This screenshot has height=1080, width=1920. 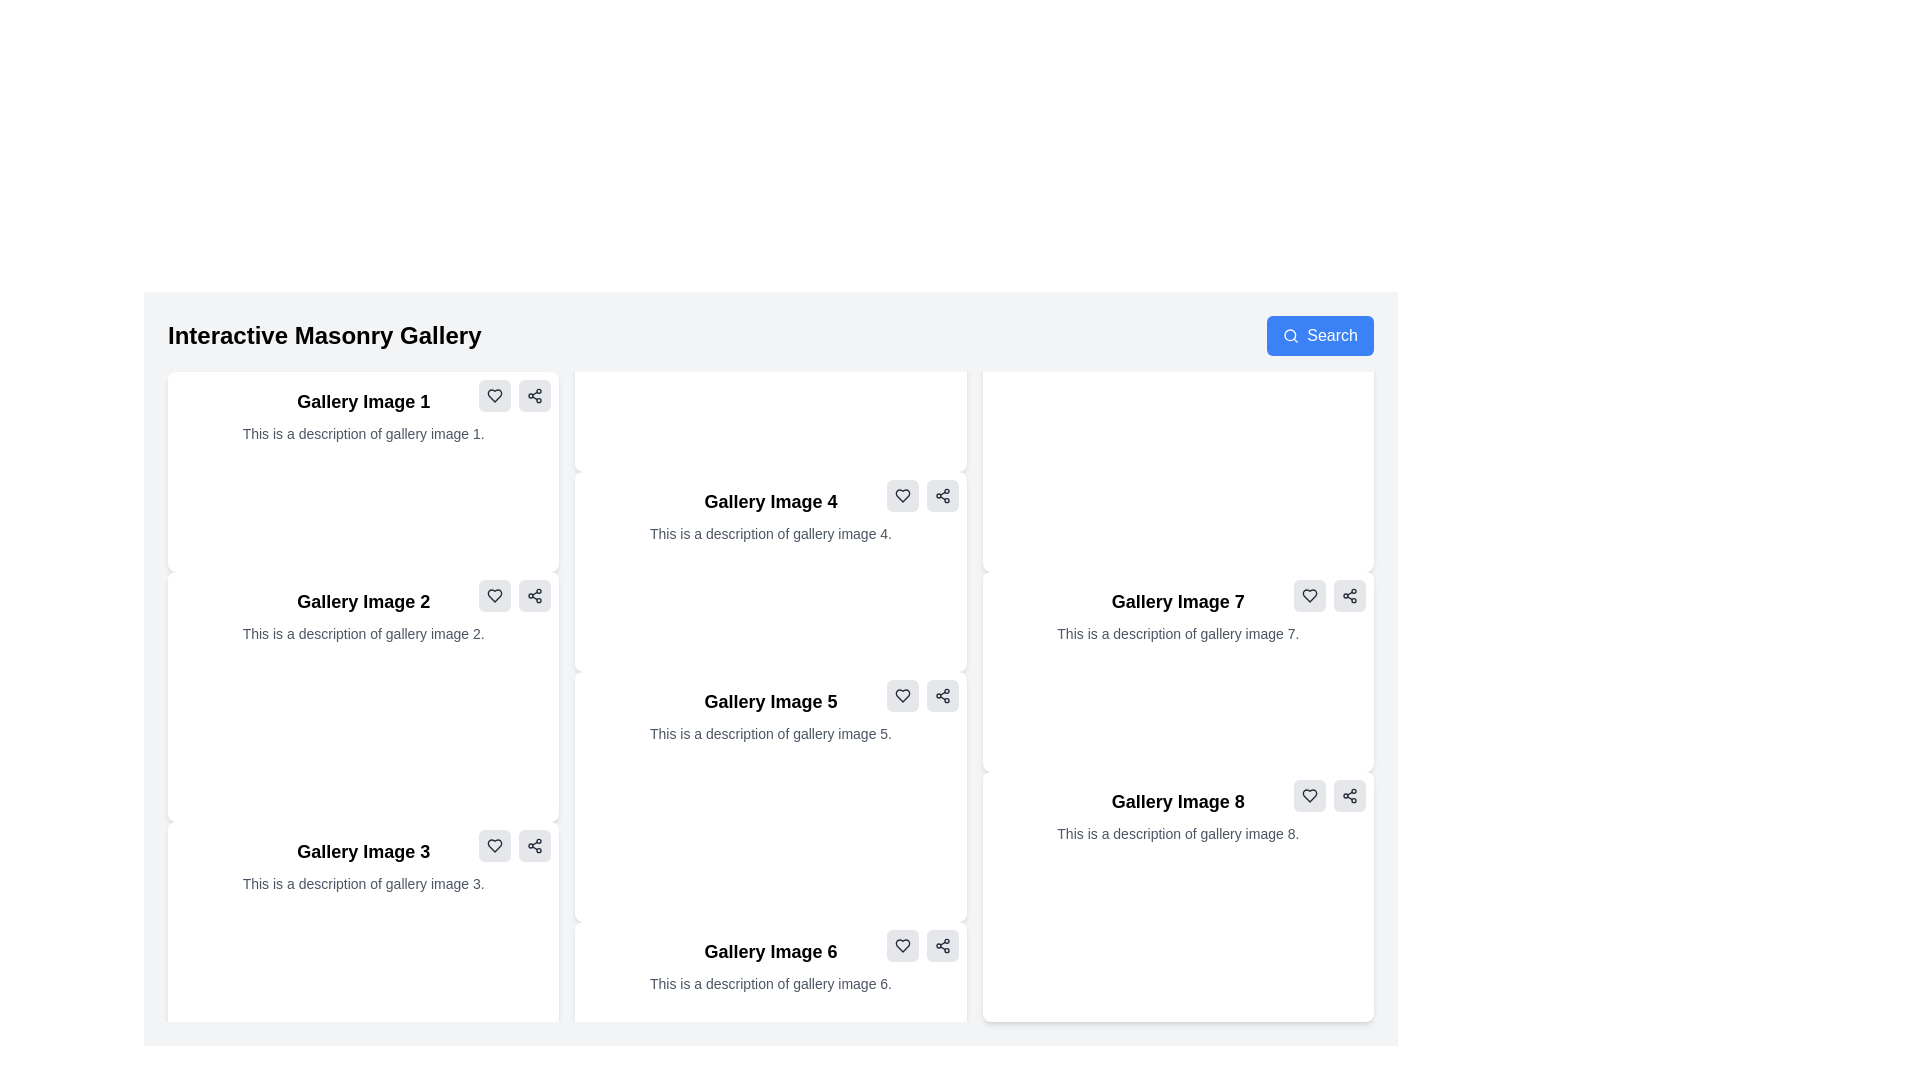 I want to click on the fourth text block in the gallery grid layout that provides a visual description for an item, located centrally between 'Gallery Image 2' and 'Gallery Image 5', so click(x=770, y=515).